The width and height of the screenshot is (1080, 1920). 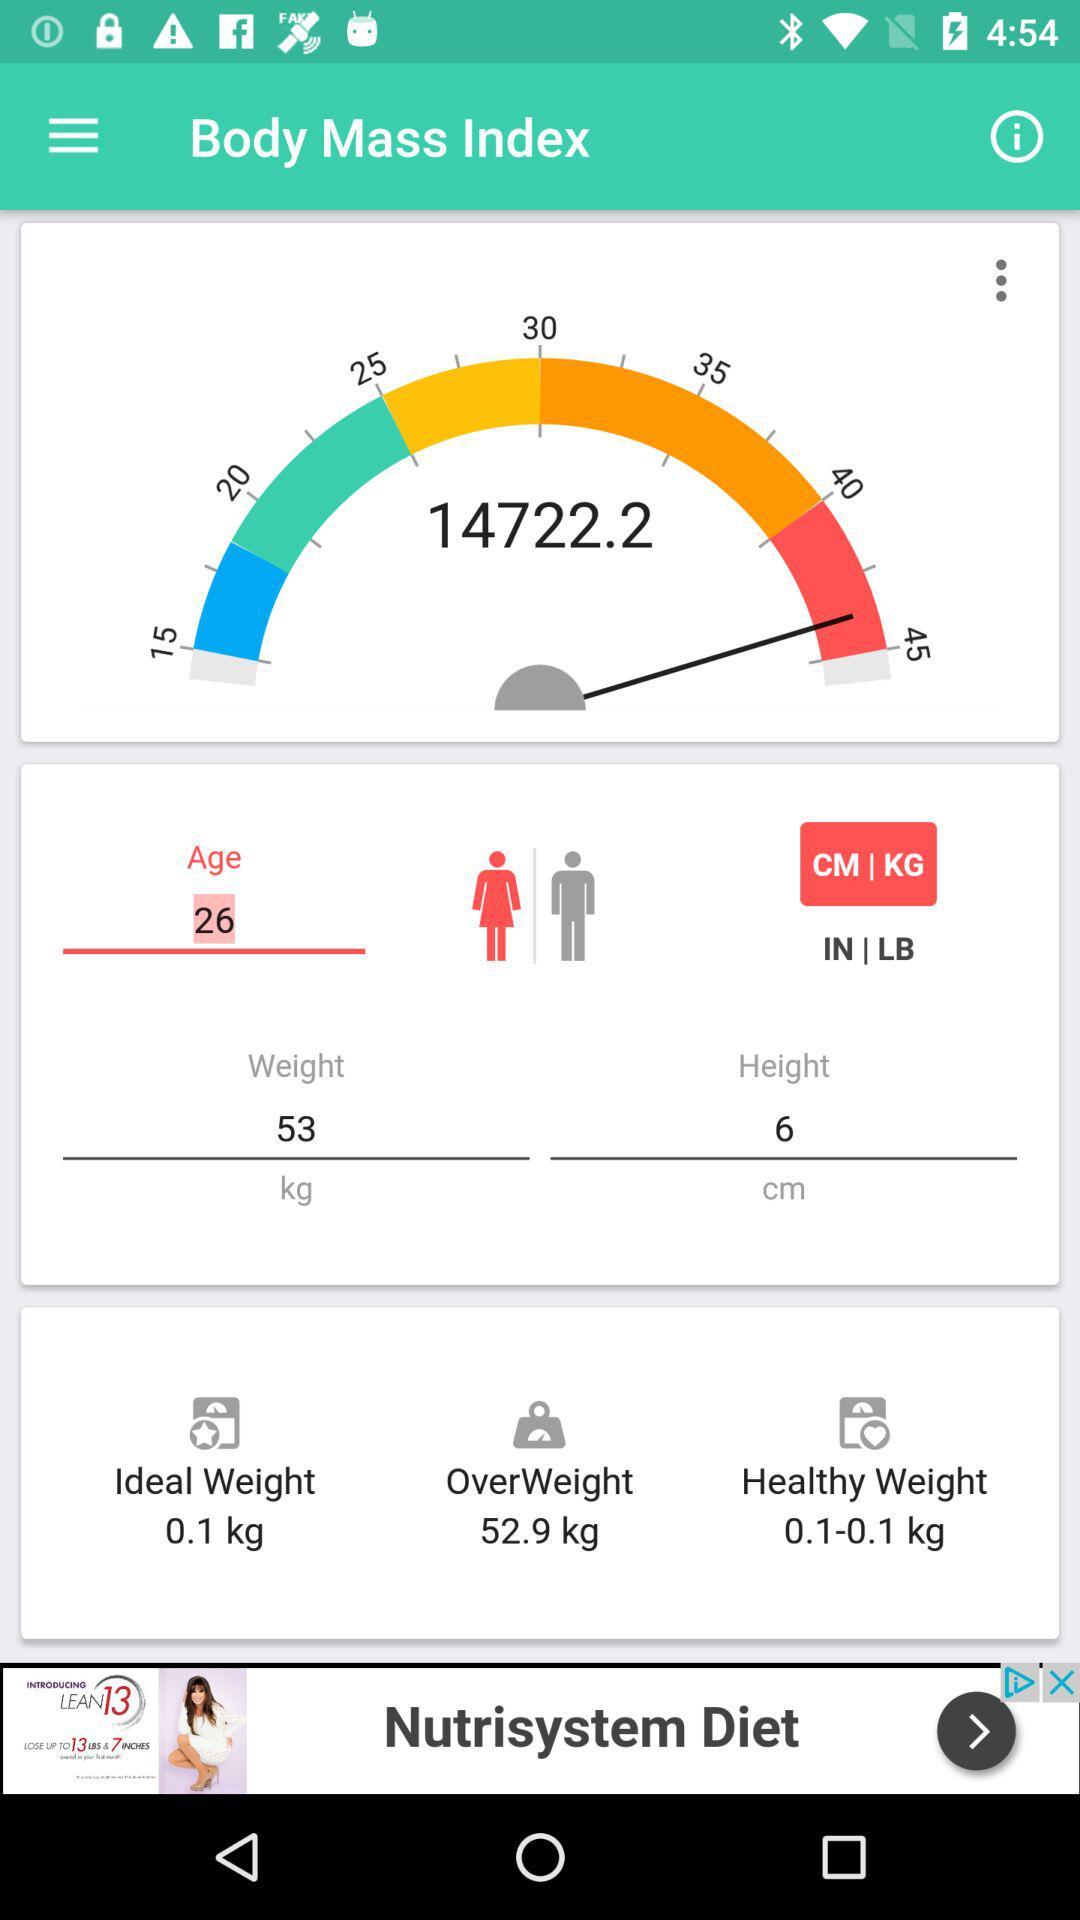 I want to click on the image below body mass index, so click(x=540, y=482).